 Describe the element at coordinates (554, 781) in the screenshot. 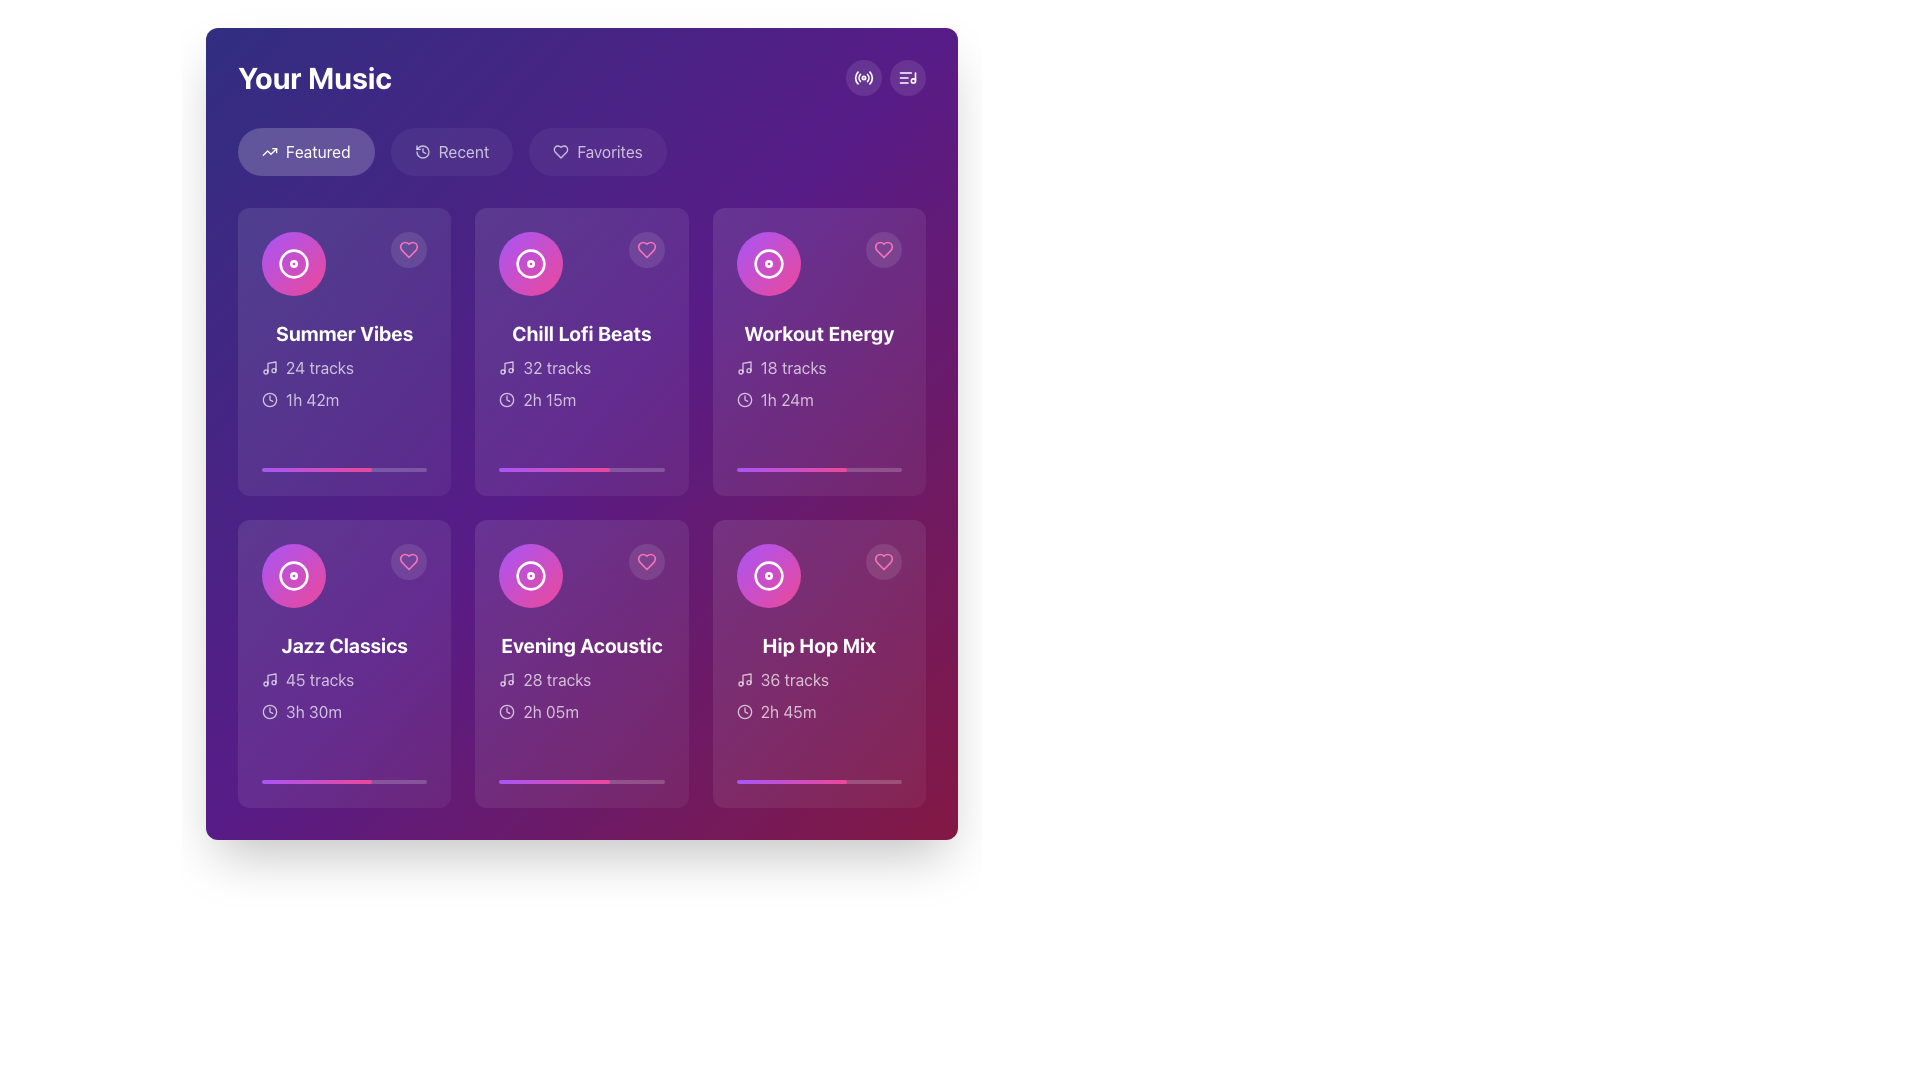

I see `the progress bar styled with a gradient transitioning from purple to pink, located at the bottom center of the 'Evening Acoustic' card` at that location.